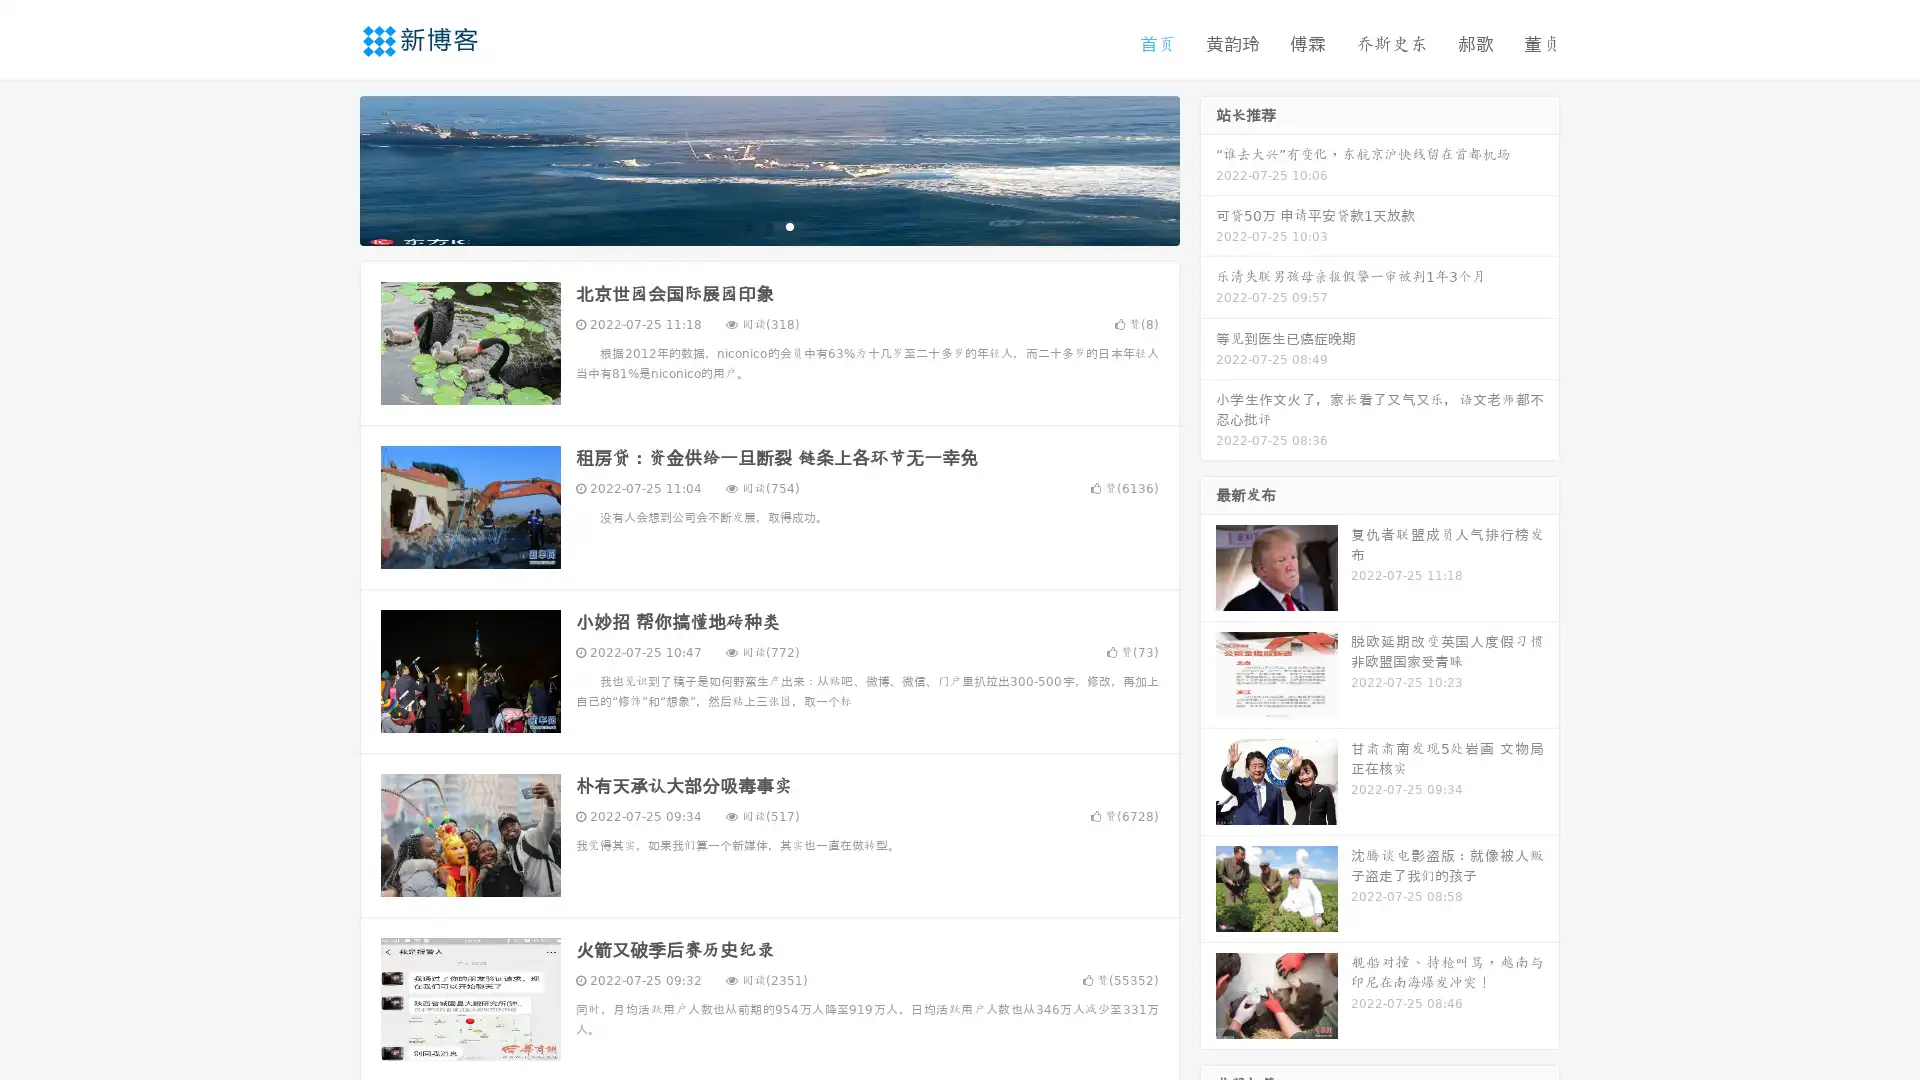 This screenshot has height=1080, width=1920. I want to click on Go to slide 3, so click(789, 225).